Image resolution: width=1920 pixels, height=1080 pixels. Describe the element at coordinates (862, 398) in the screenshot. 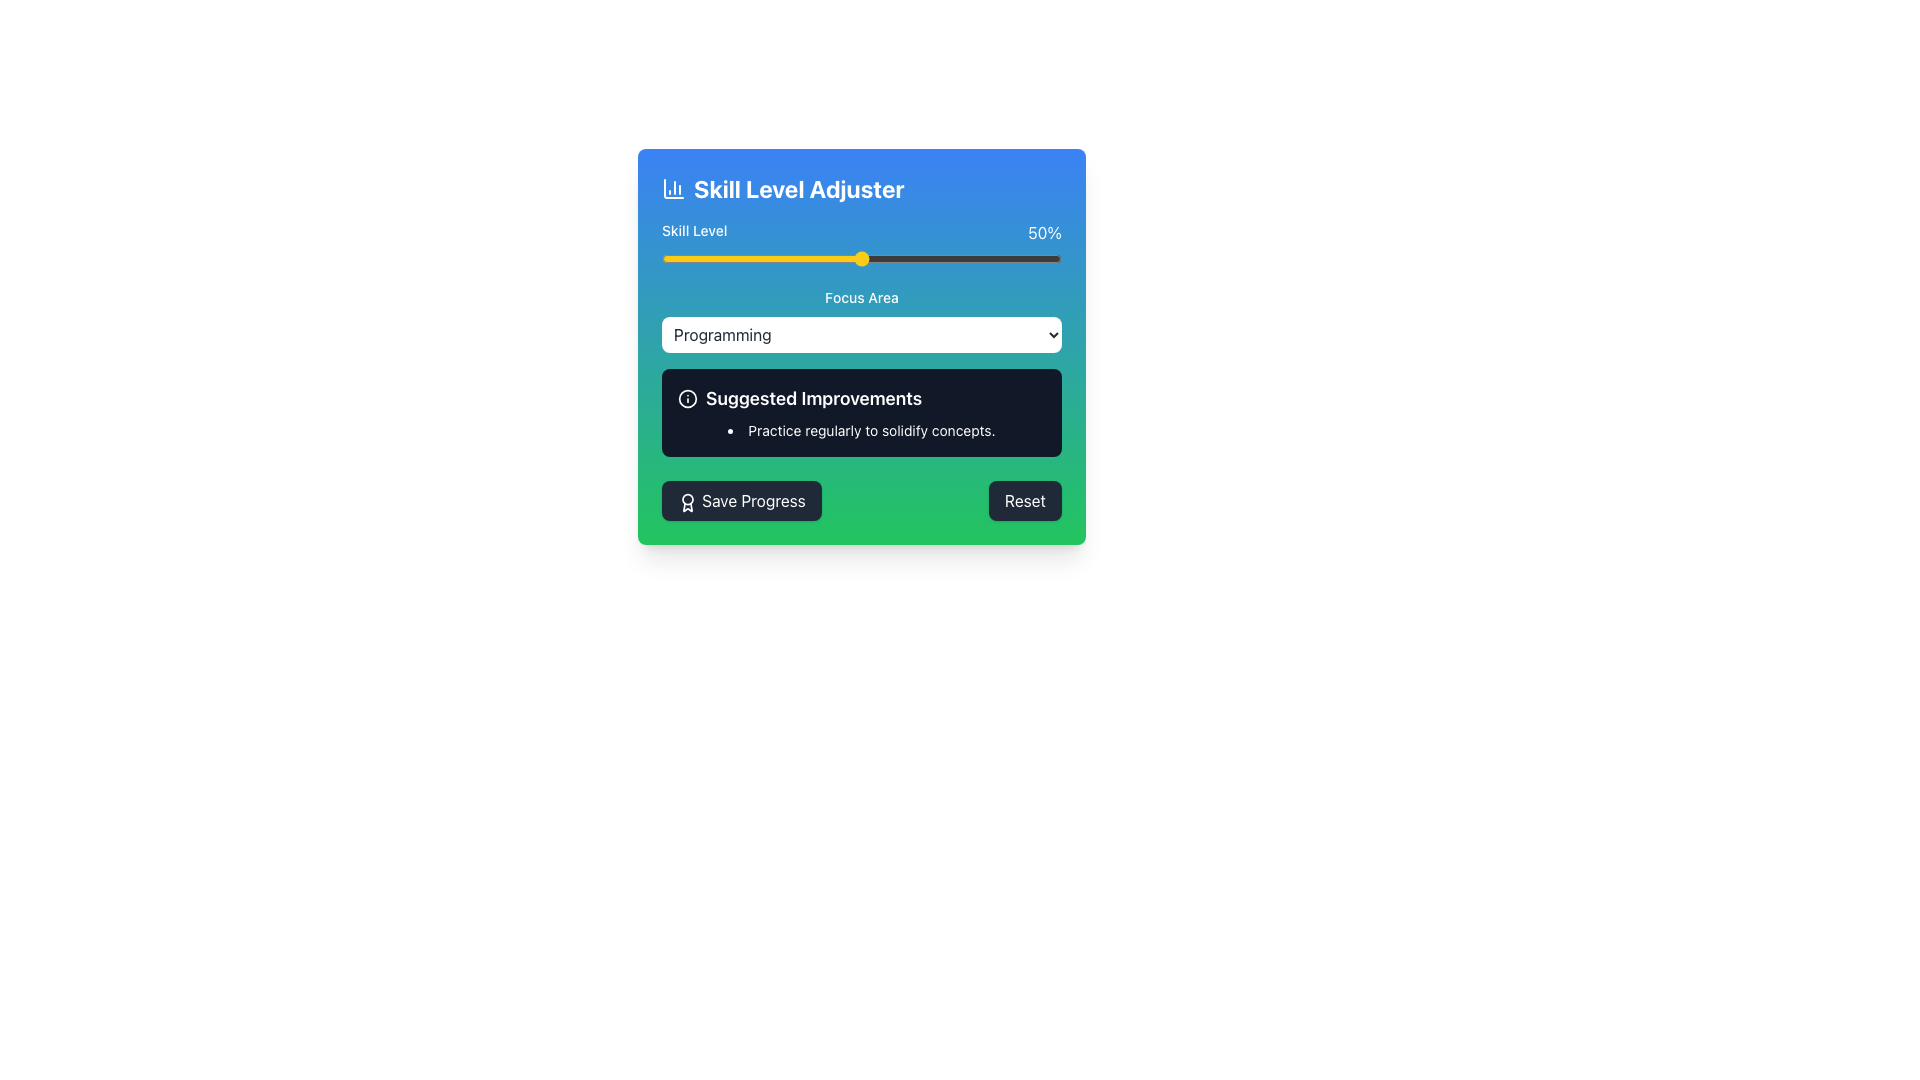

I see `the 'Suggested Improvements' header element that features a bold title and an informational icon on its left, located in the center column of the interface` at that location.